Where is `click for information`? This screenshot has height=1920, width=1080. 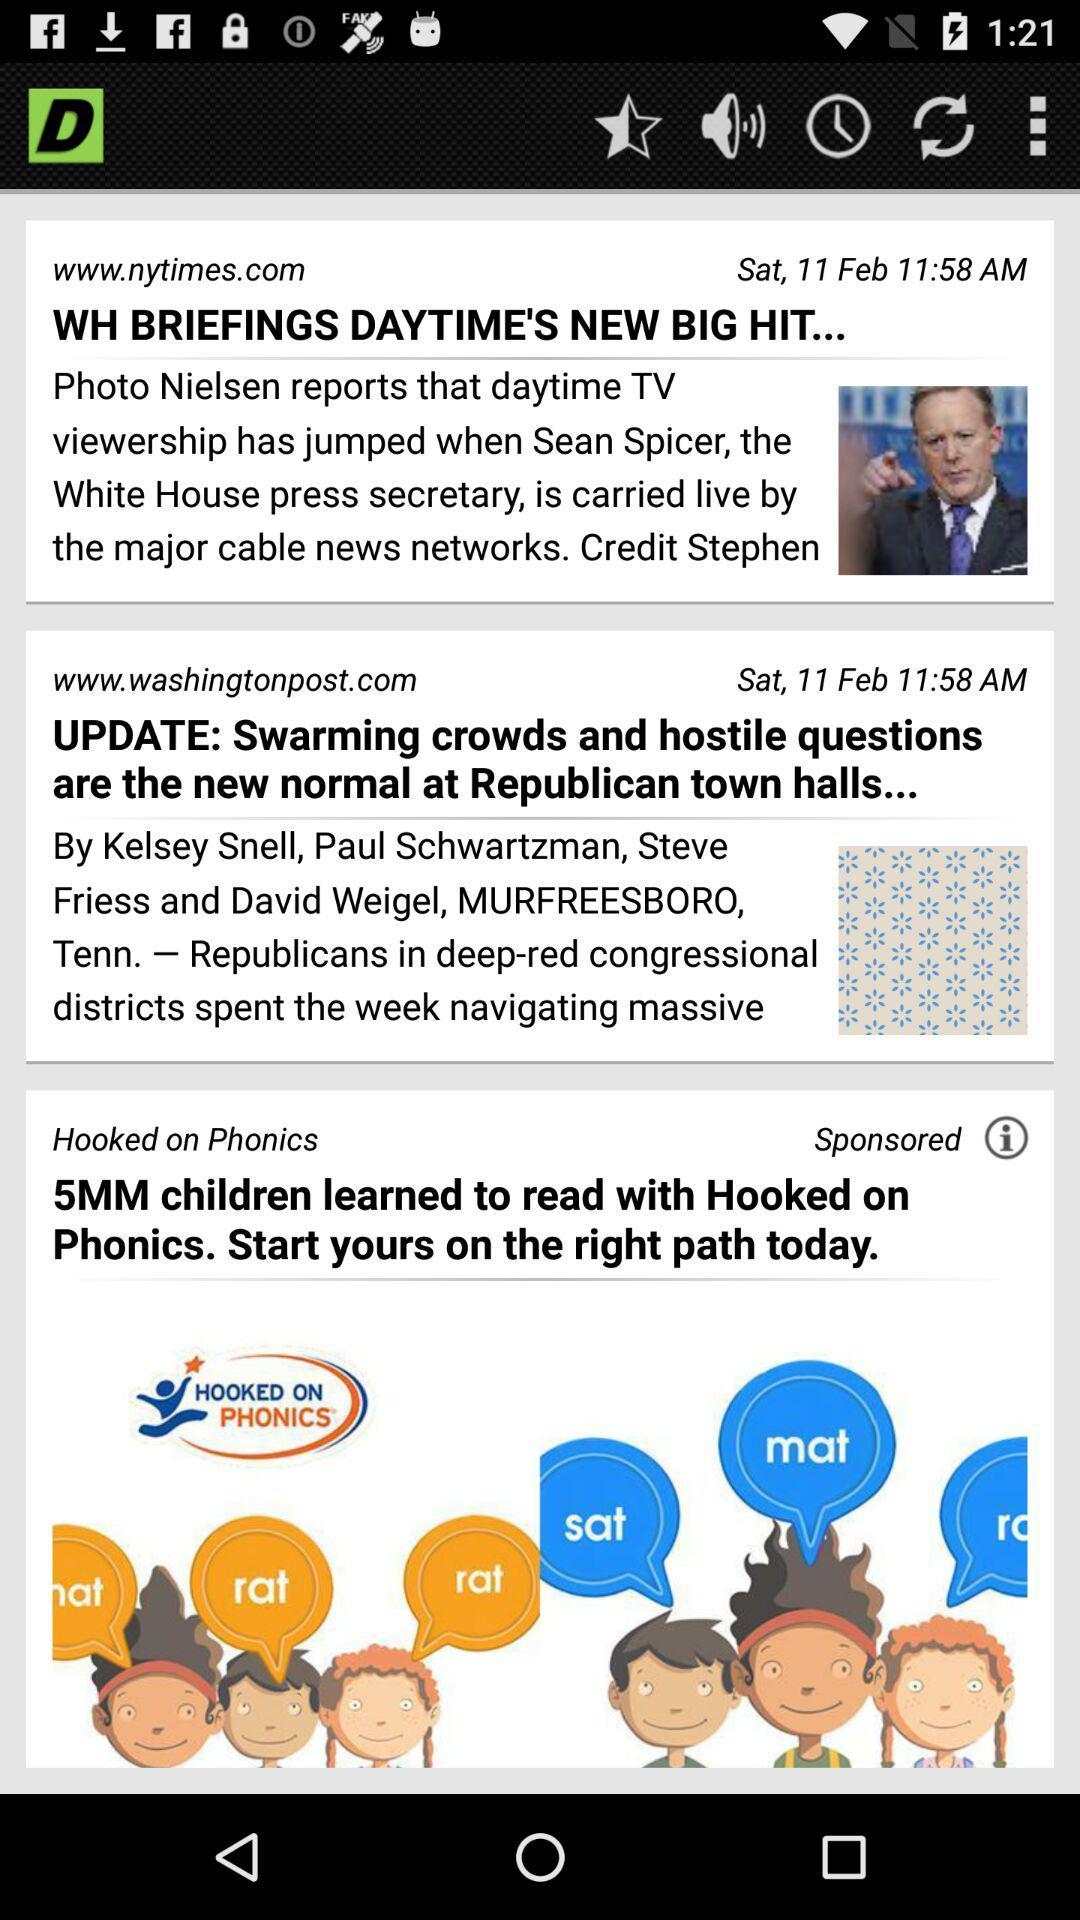 click for information is located at coordinates (1006, 1137).